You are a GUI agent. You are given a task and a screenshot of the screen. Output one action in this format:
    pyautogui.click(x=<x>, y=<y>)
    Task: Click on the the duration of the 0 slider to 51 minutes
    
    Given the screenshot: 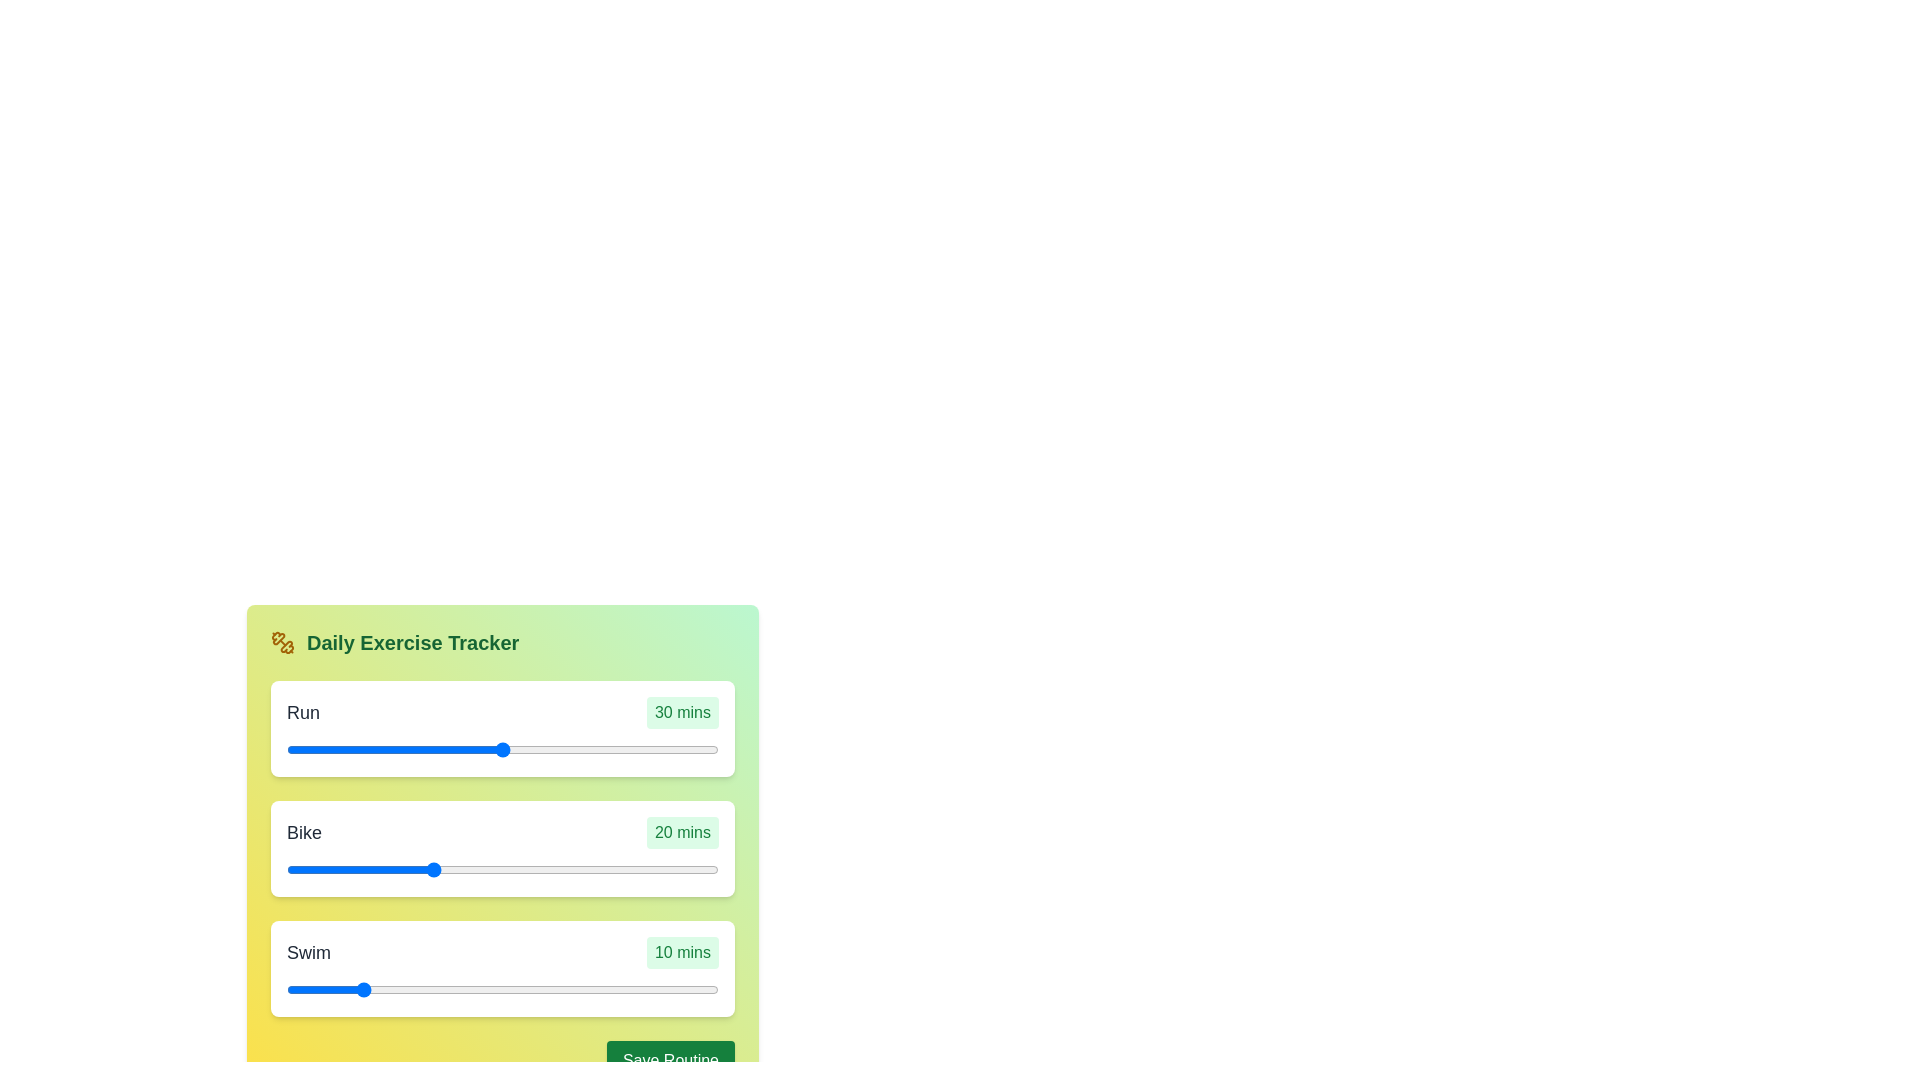 What is the action you would take?
    pyautogui.click(x=686, y=749)
    